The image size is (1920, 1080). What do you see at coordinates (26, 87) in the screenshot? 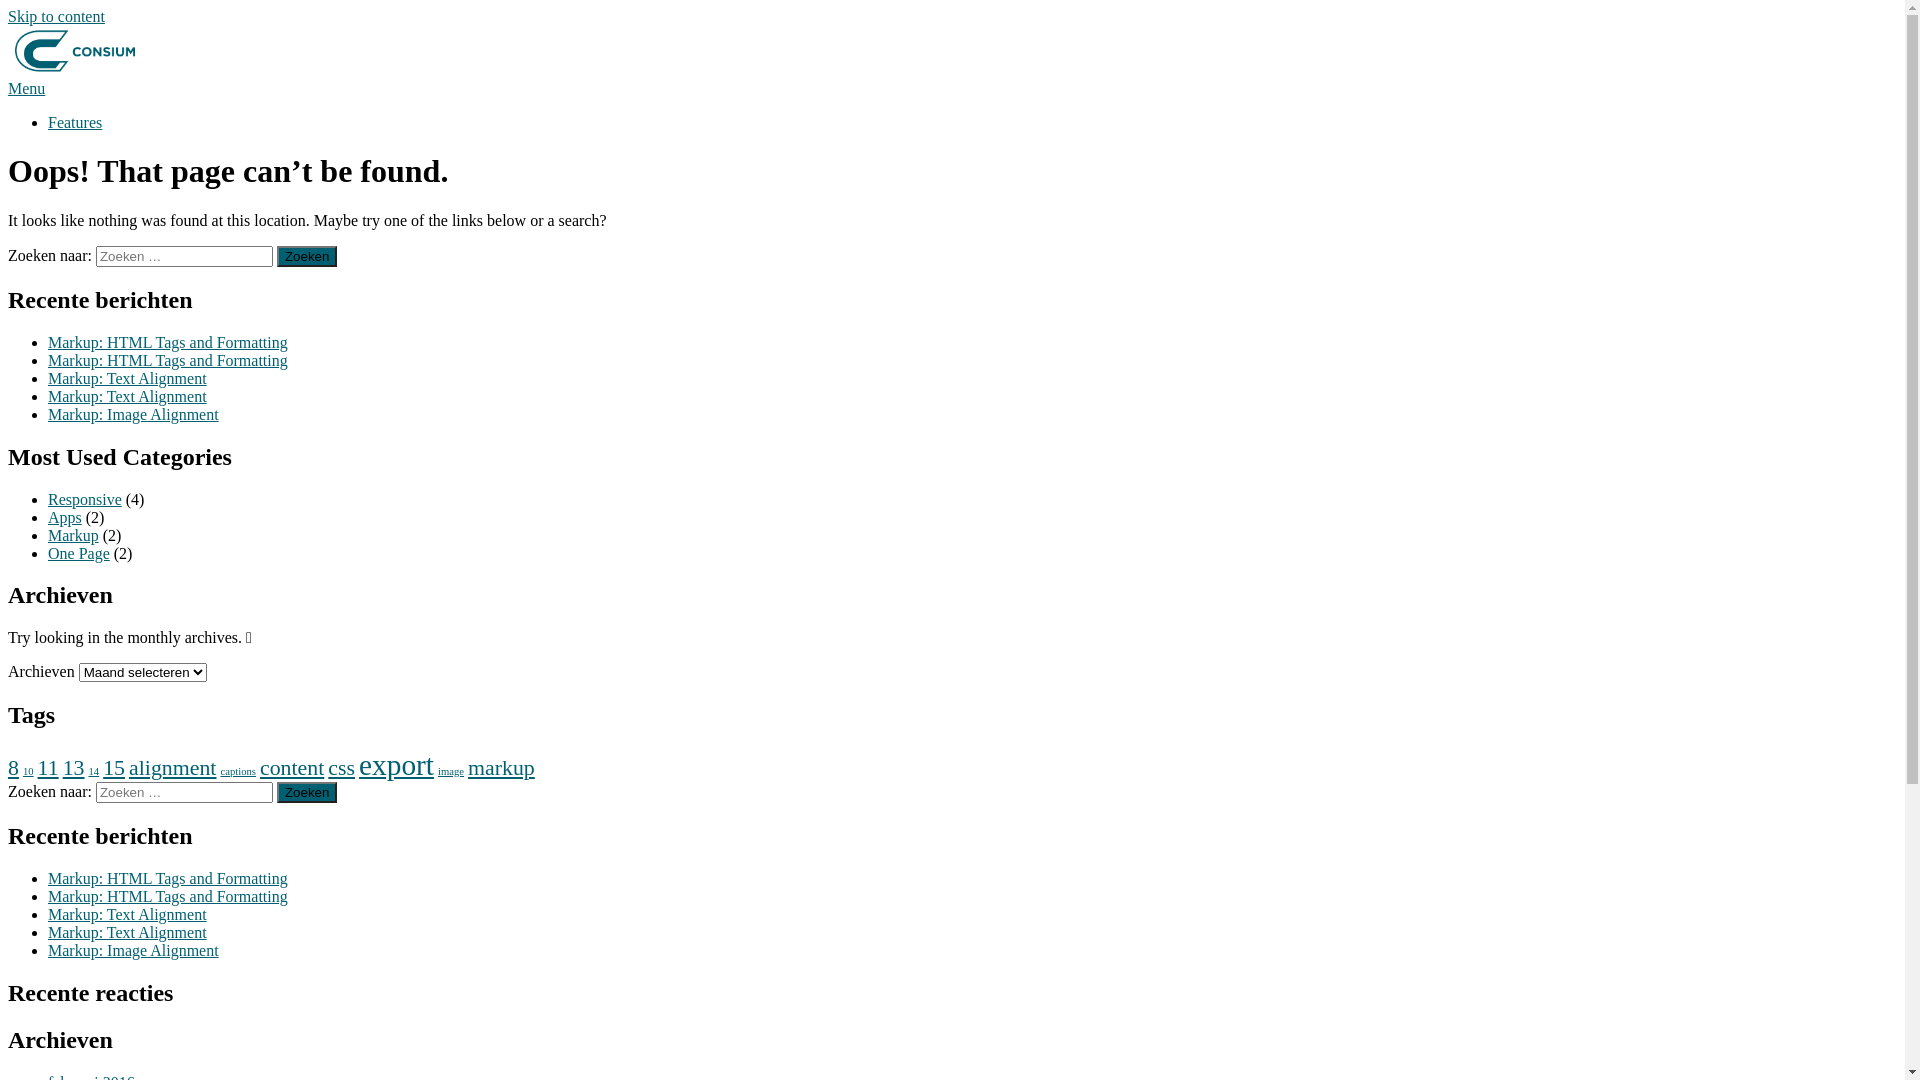
I see `'Menu'` at bounding box center [26, 87].